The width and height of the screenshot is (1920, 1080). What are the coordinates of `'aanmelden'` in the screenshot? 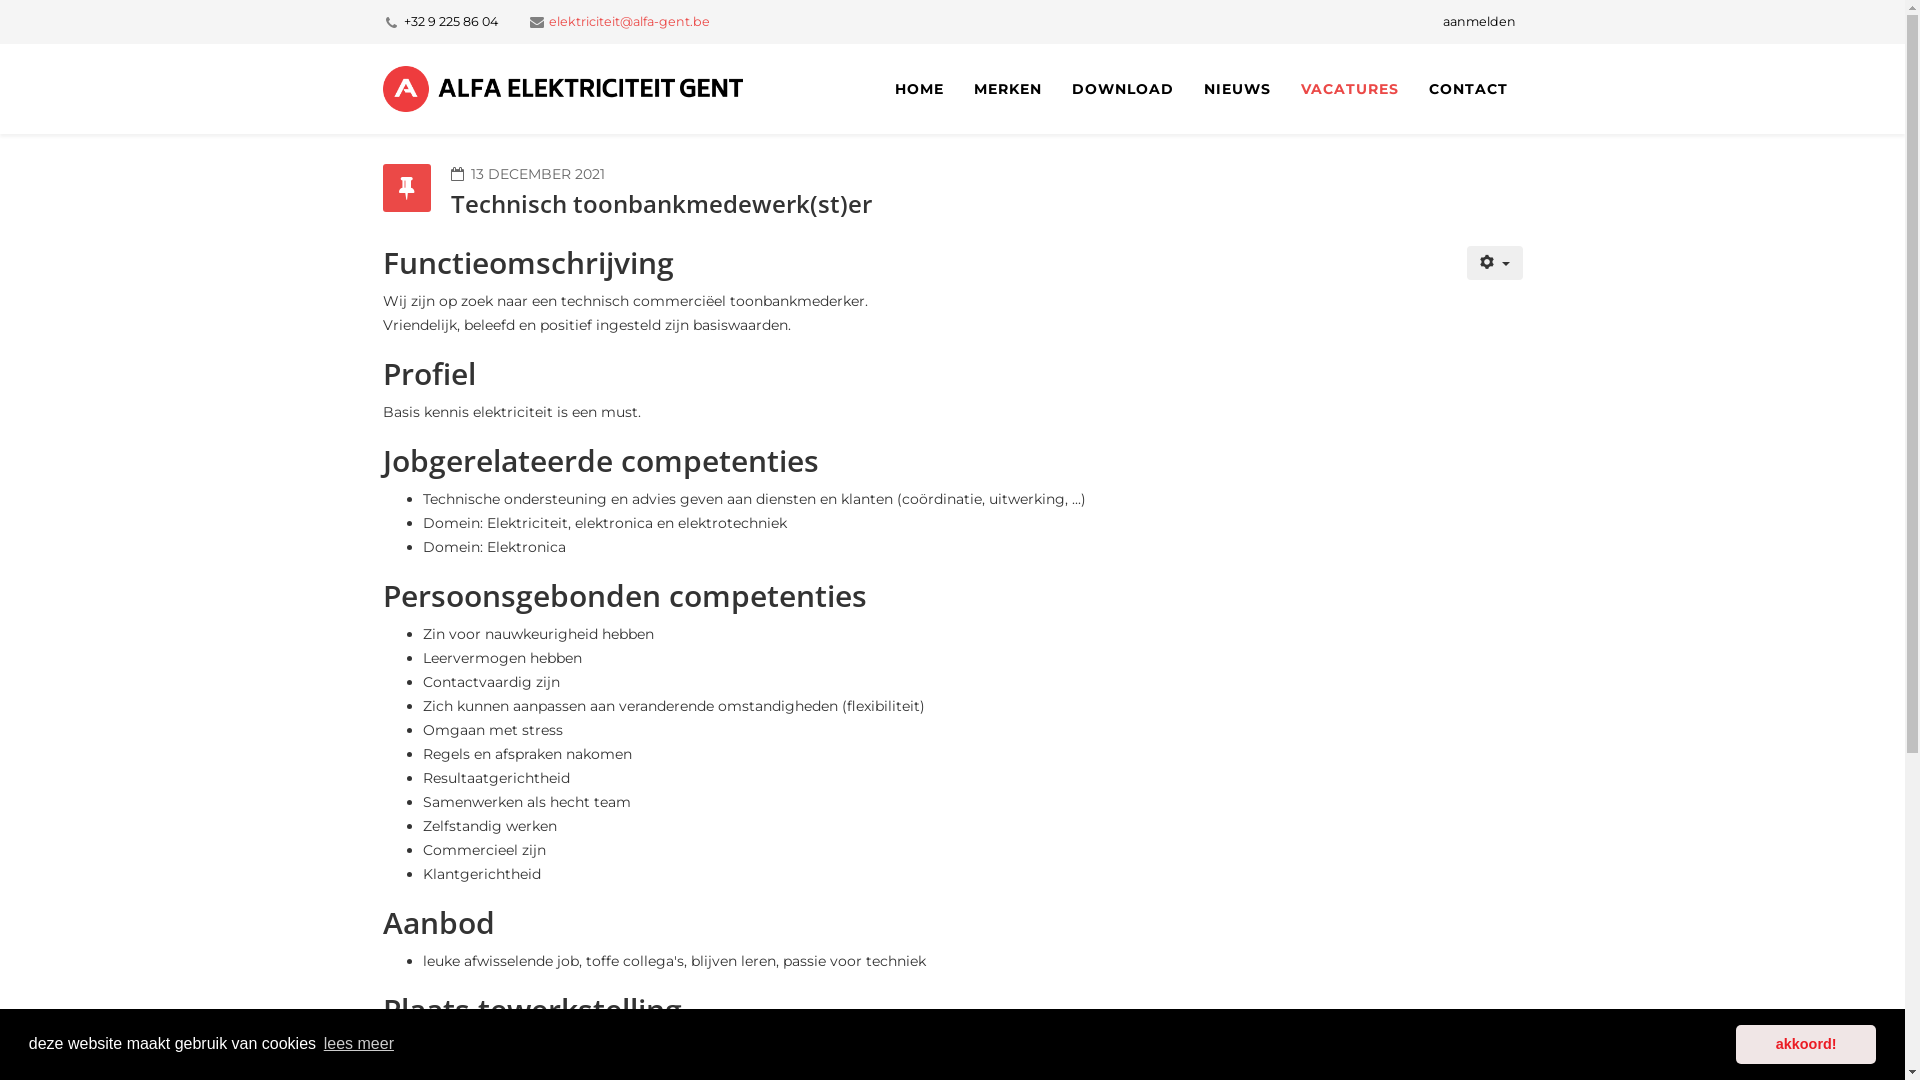 It's located at (1478, 22).